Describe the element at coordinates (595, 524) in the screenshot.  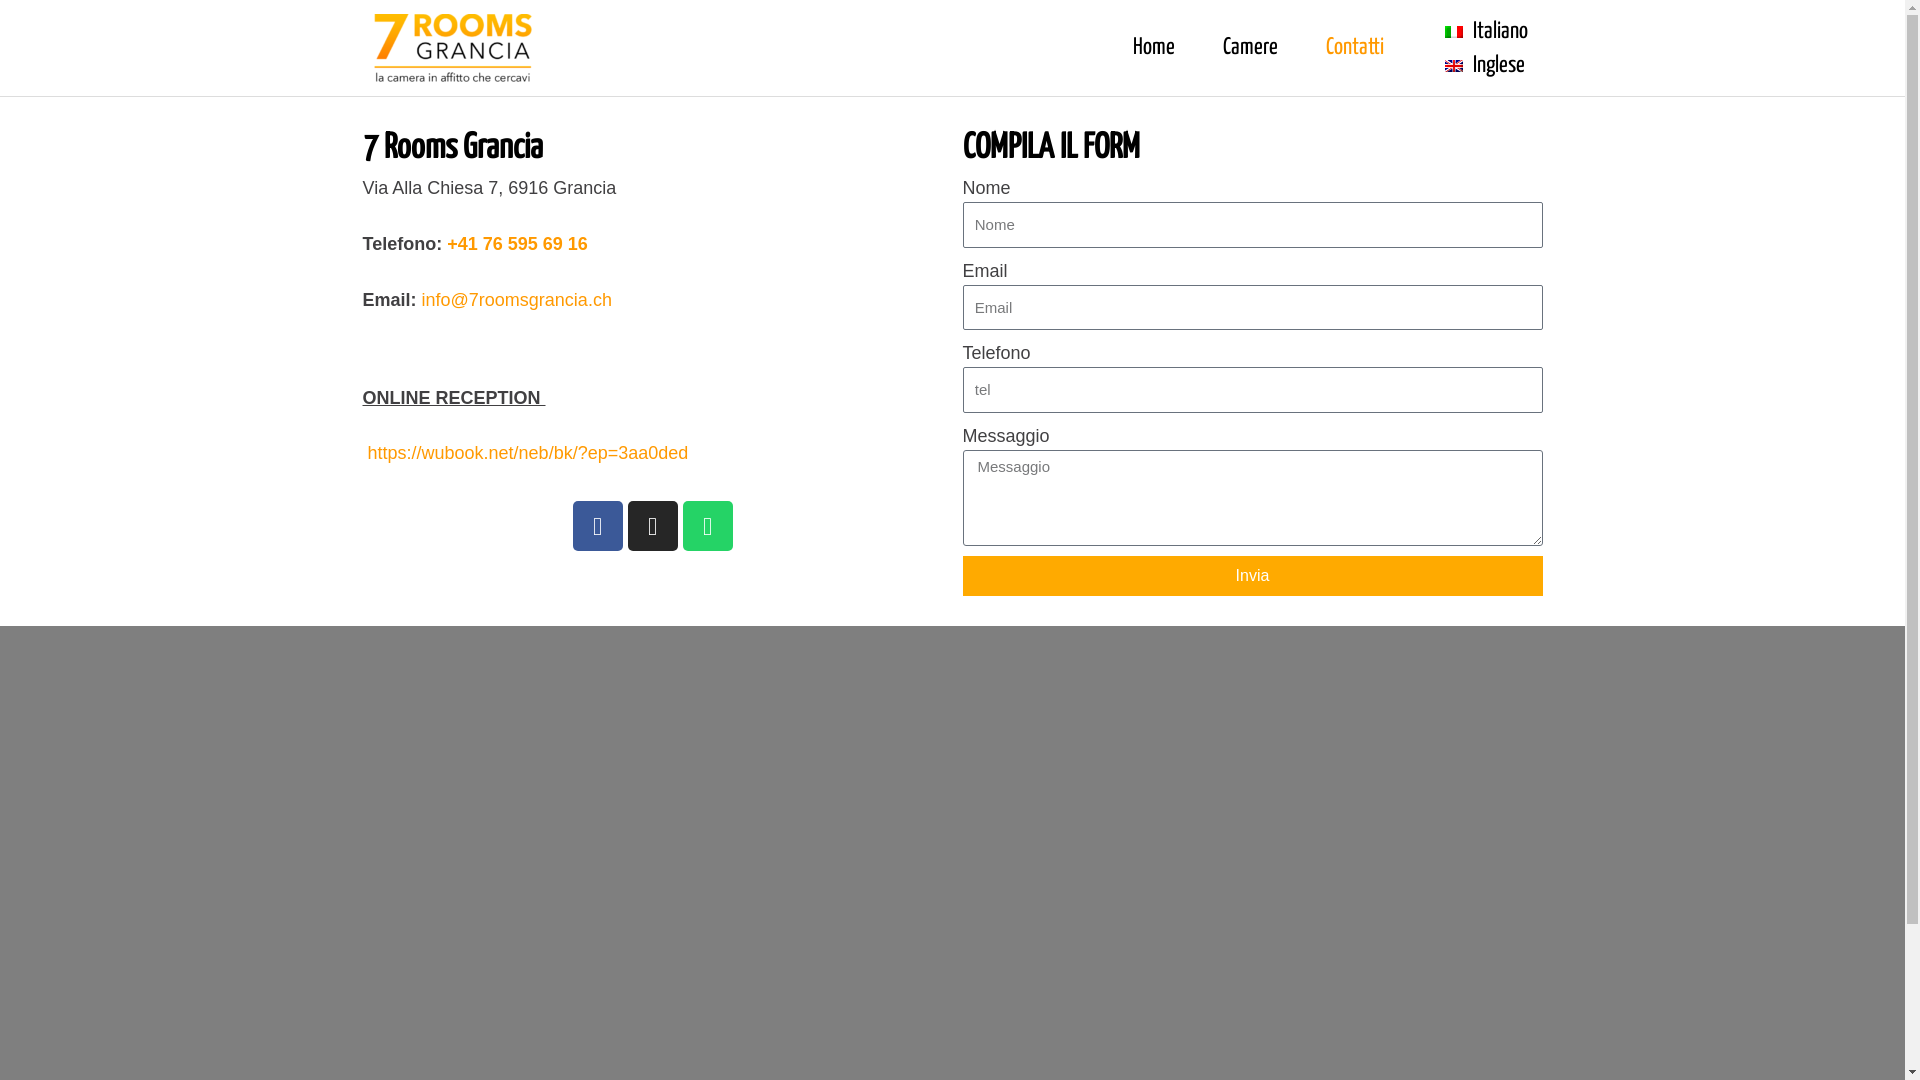
I see `'Facebook'` at that location.